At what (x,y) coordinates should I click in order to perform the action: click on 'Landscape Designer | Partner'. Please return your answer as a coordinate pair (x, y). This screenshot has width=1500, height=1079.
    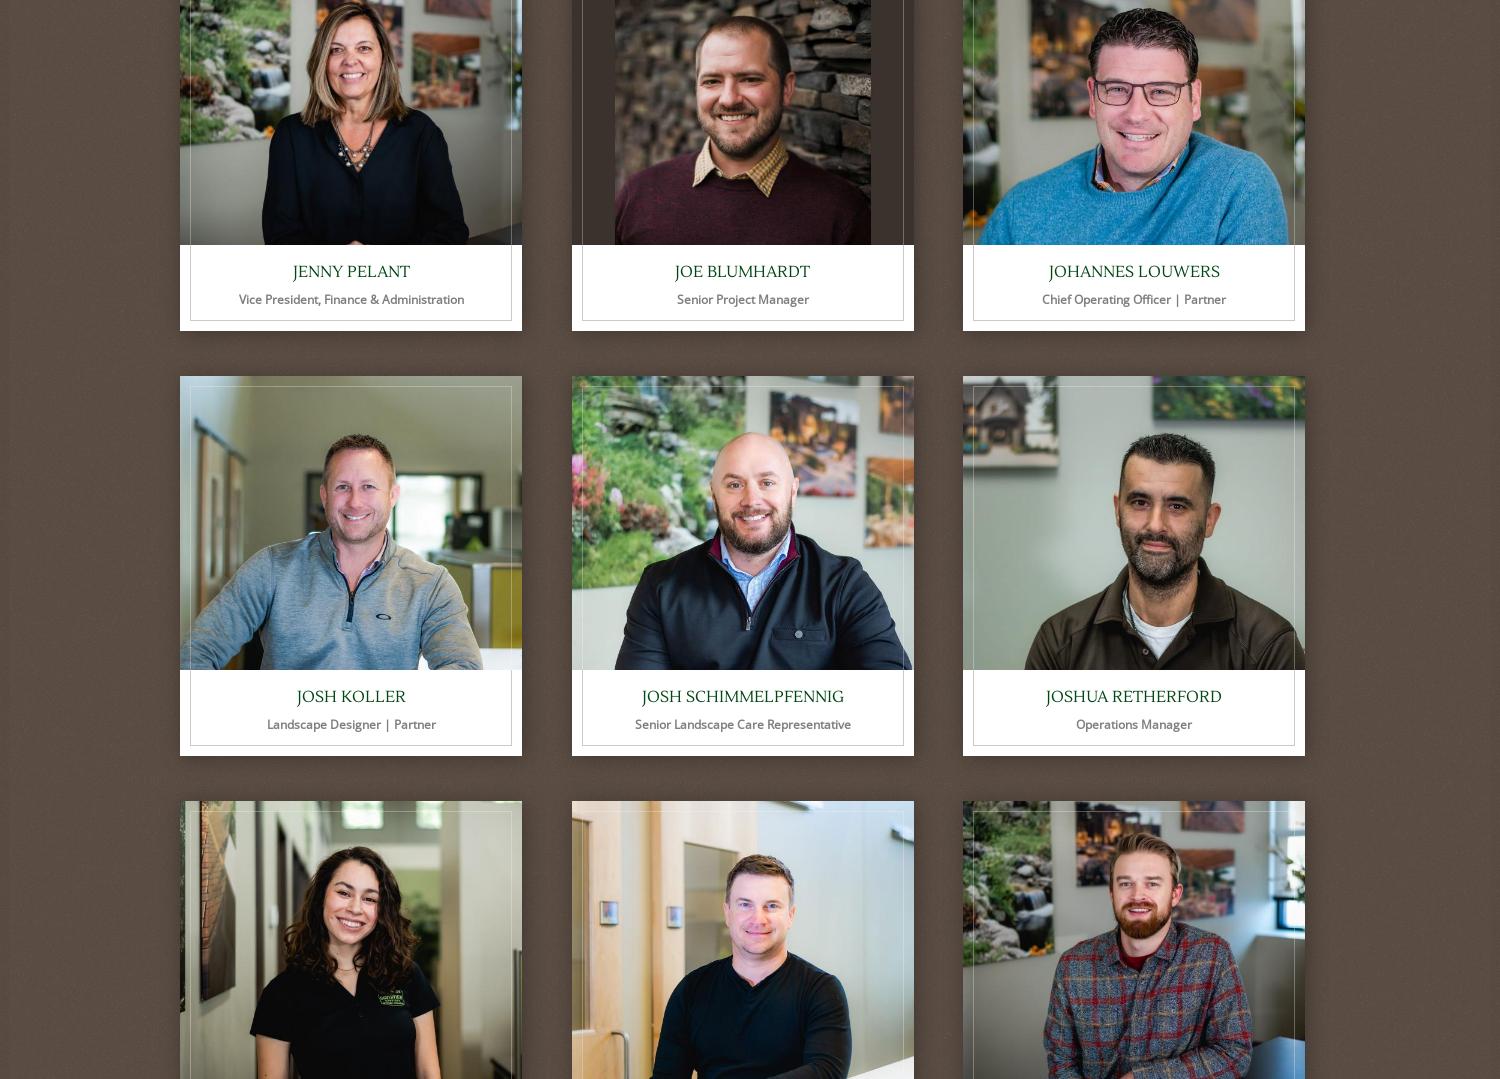
    Looking at the image, I should click on (349, 723).